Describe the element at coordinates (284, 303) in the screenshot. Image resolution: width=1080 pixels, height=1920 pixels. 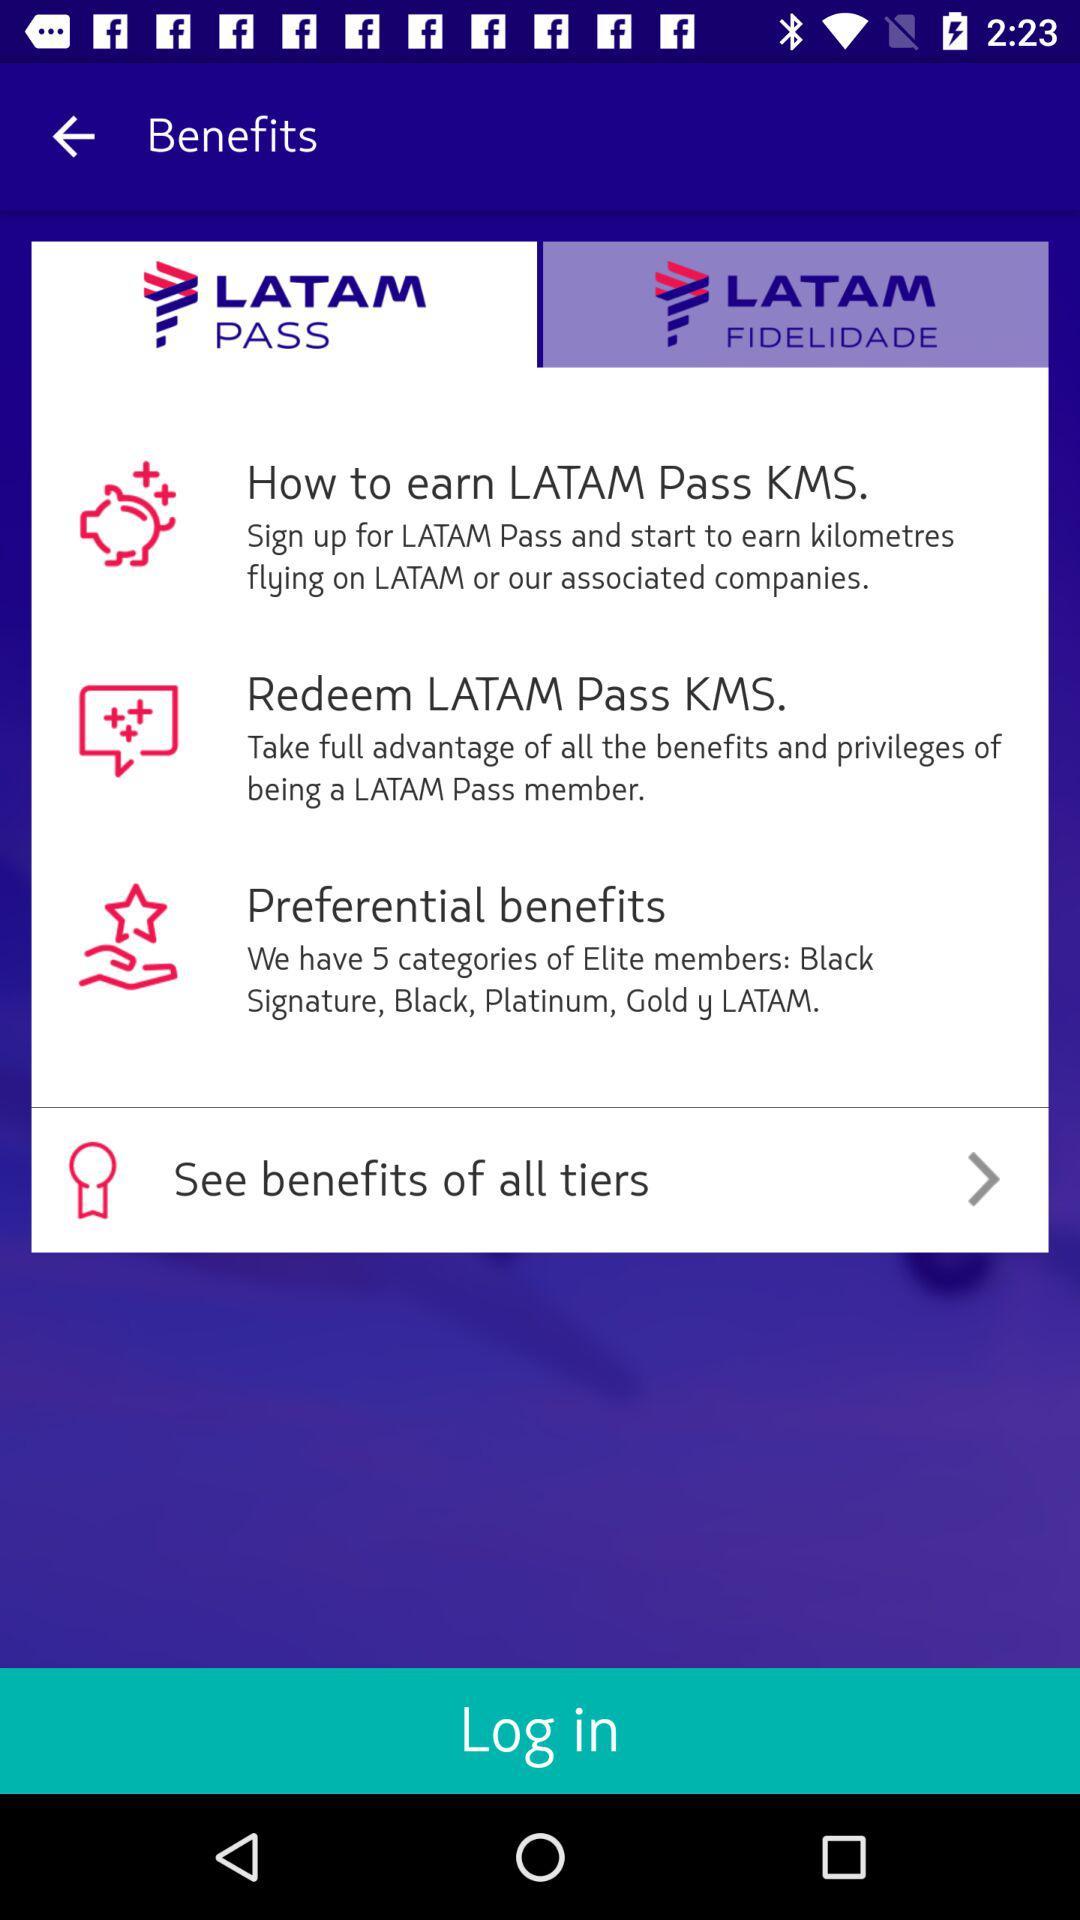
I see `open latam pass page` at that location.